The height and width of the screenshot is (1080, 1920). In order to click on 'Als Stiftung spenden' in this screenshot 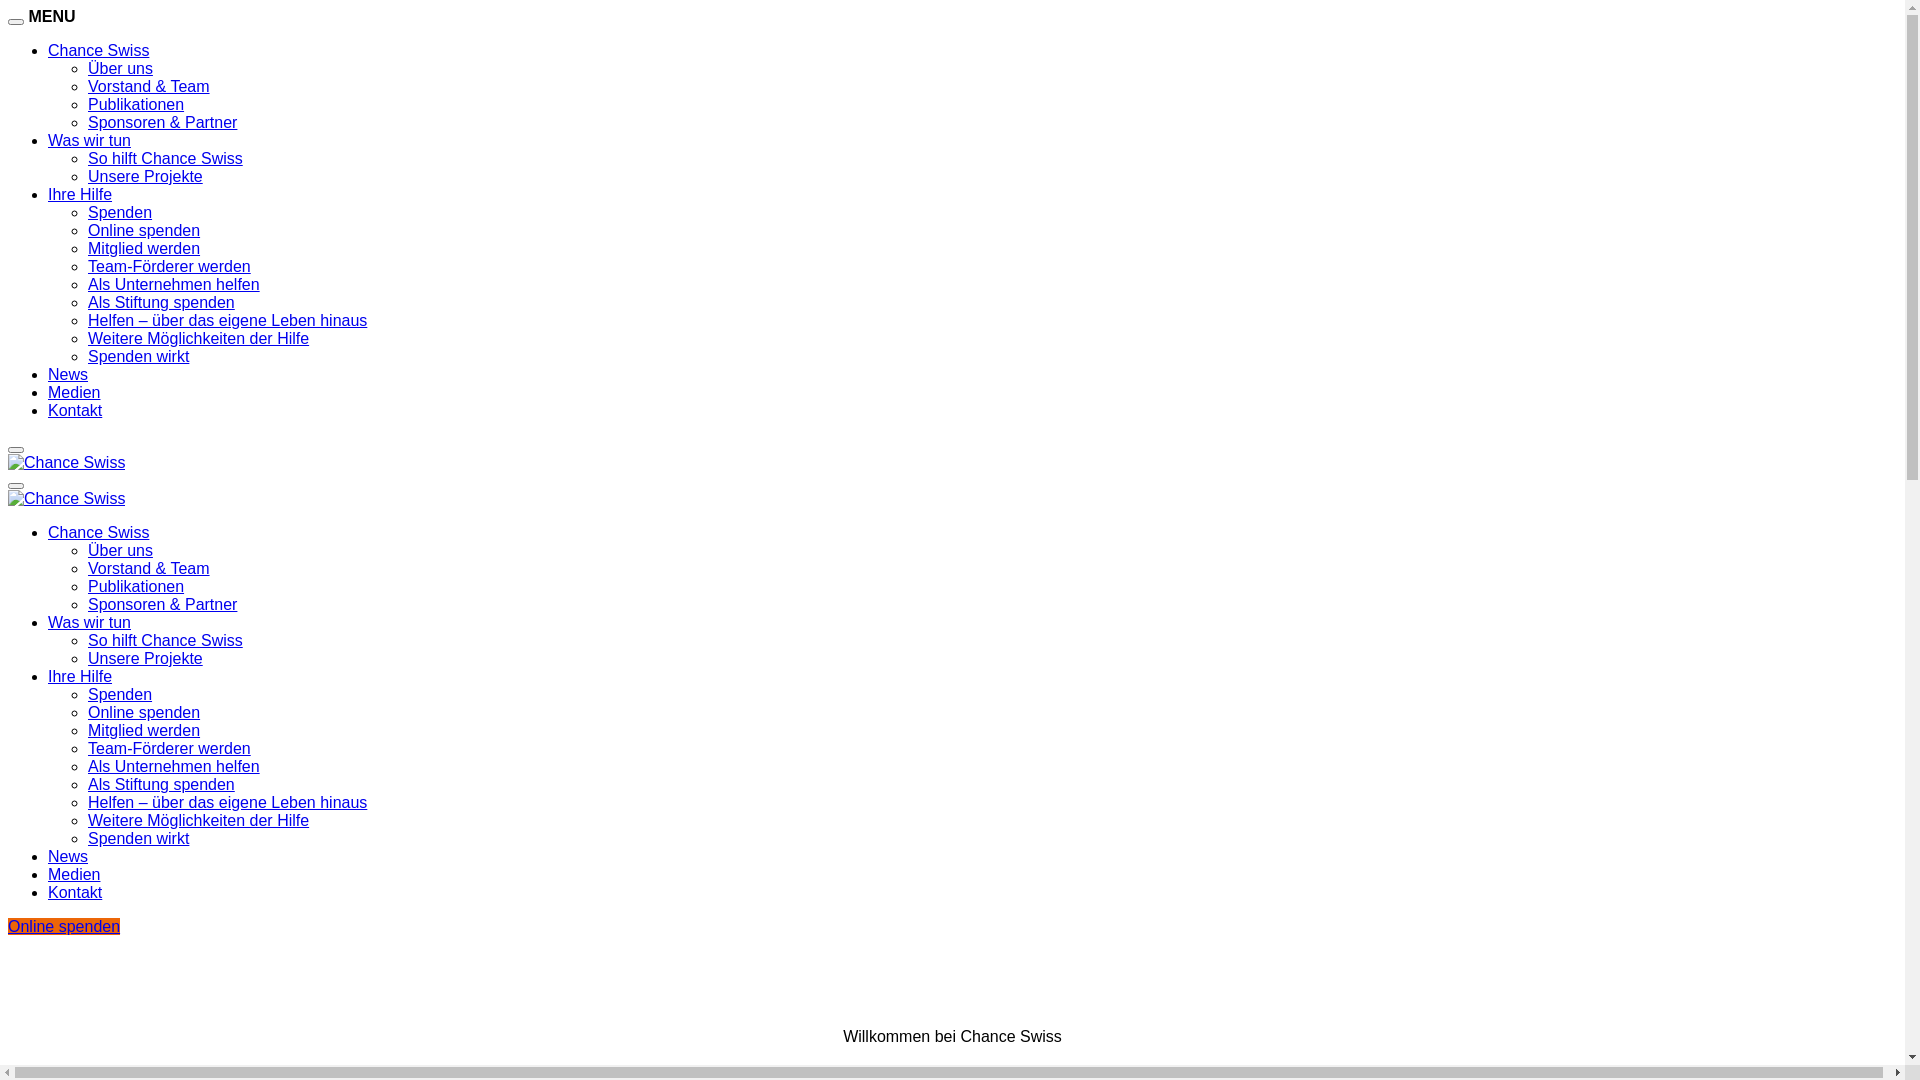, I will do `click(161, 783)`.